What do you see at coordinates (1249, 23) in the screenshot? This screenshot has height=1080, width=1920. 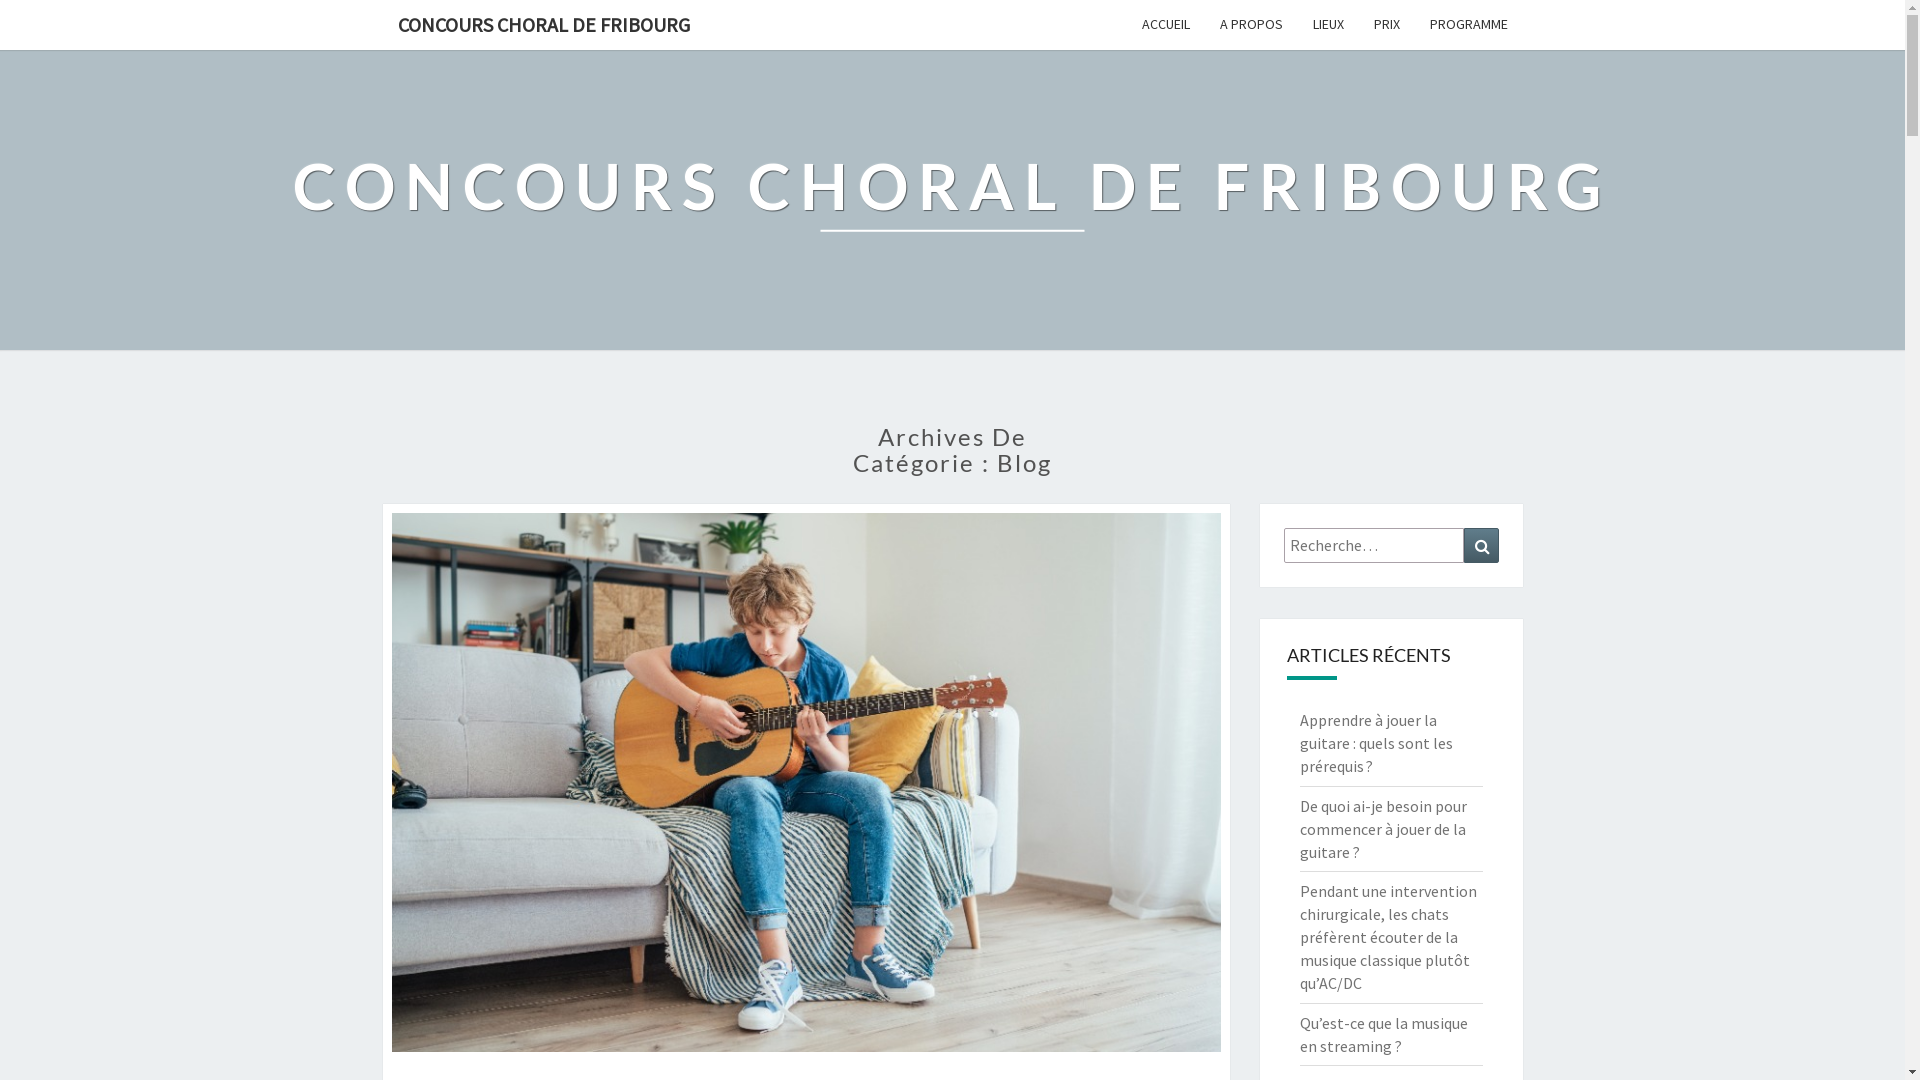 I see `'A PROPOS'` at bounding box center [1249, 23].